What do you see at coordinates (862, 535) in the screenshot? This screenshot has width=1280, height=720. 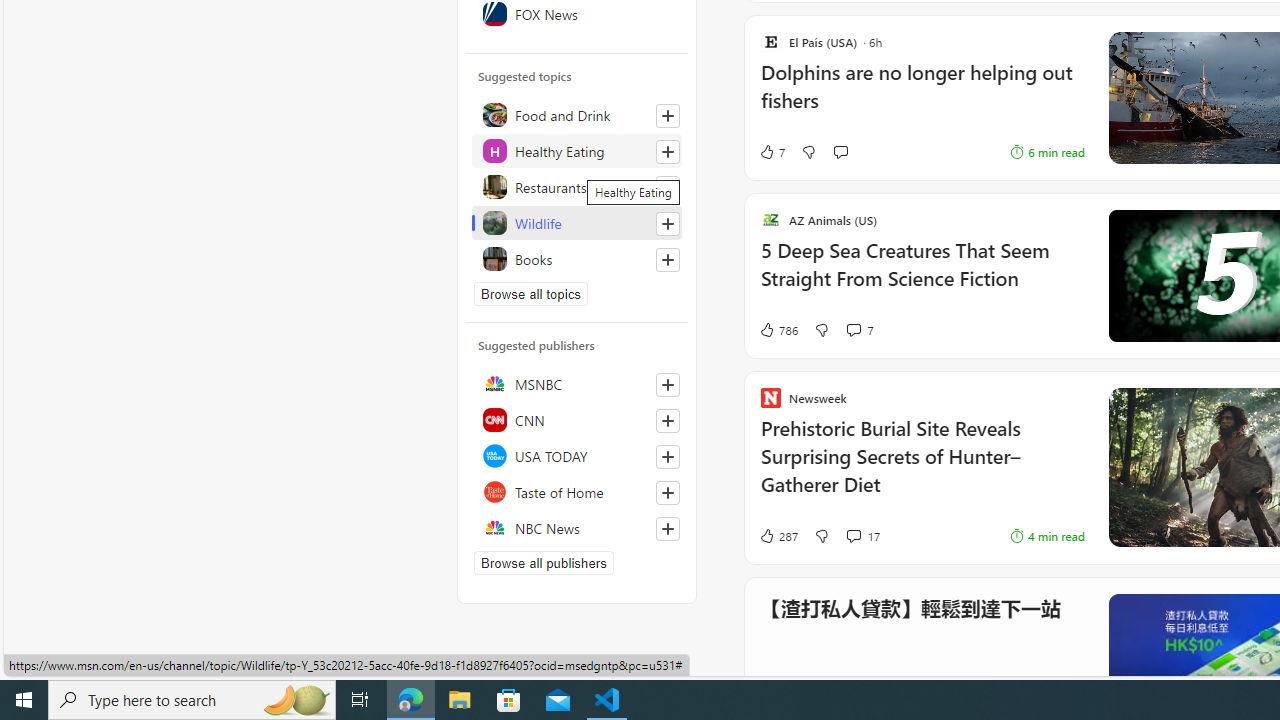 I see `'View comments 17 Comment'` at bounding box center [862, 535].